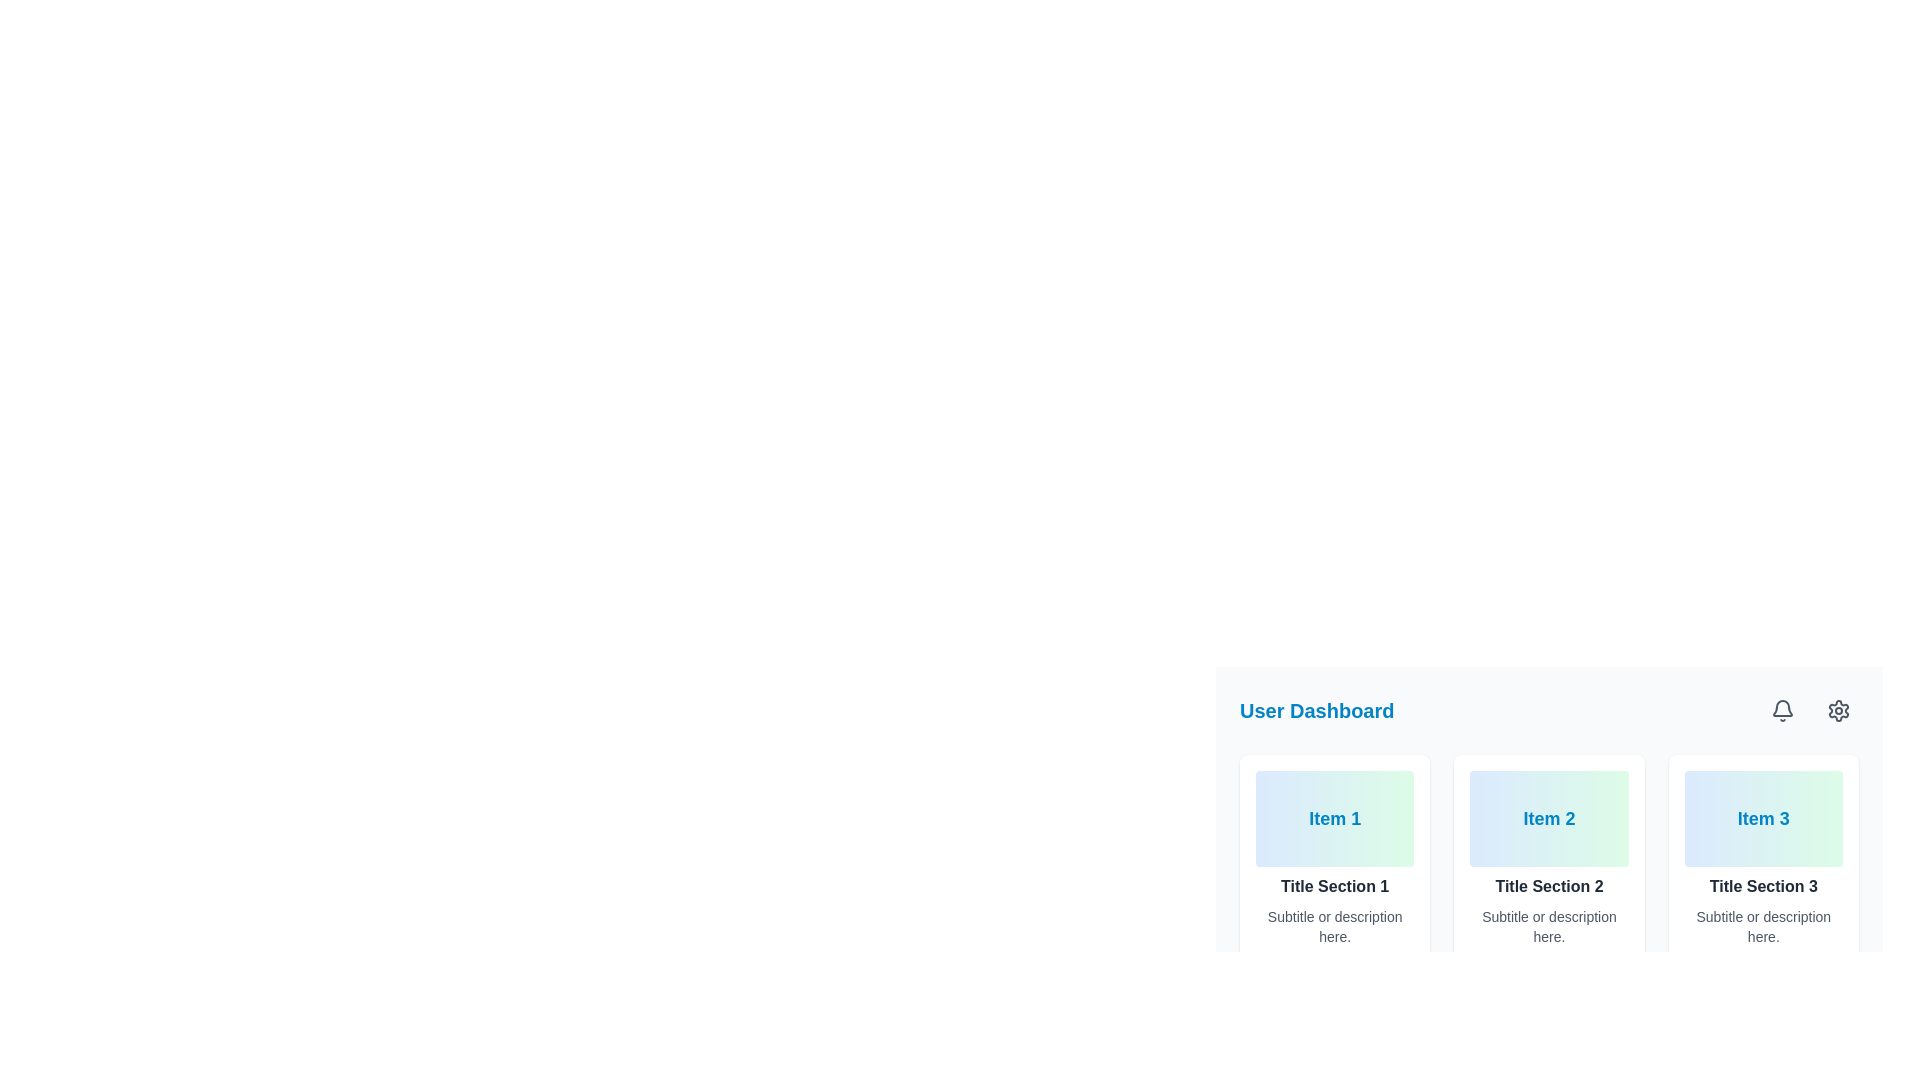 The image size is (1920, 1080). I want to click on displayed information from the first card labeled 'Item 1' in the User Dashboard section, located in the upper-left corner of the dashboard, so click(1335, 858).